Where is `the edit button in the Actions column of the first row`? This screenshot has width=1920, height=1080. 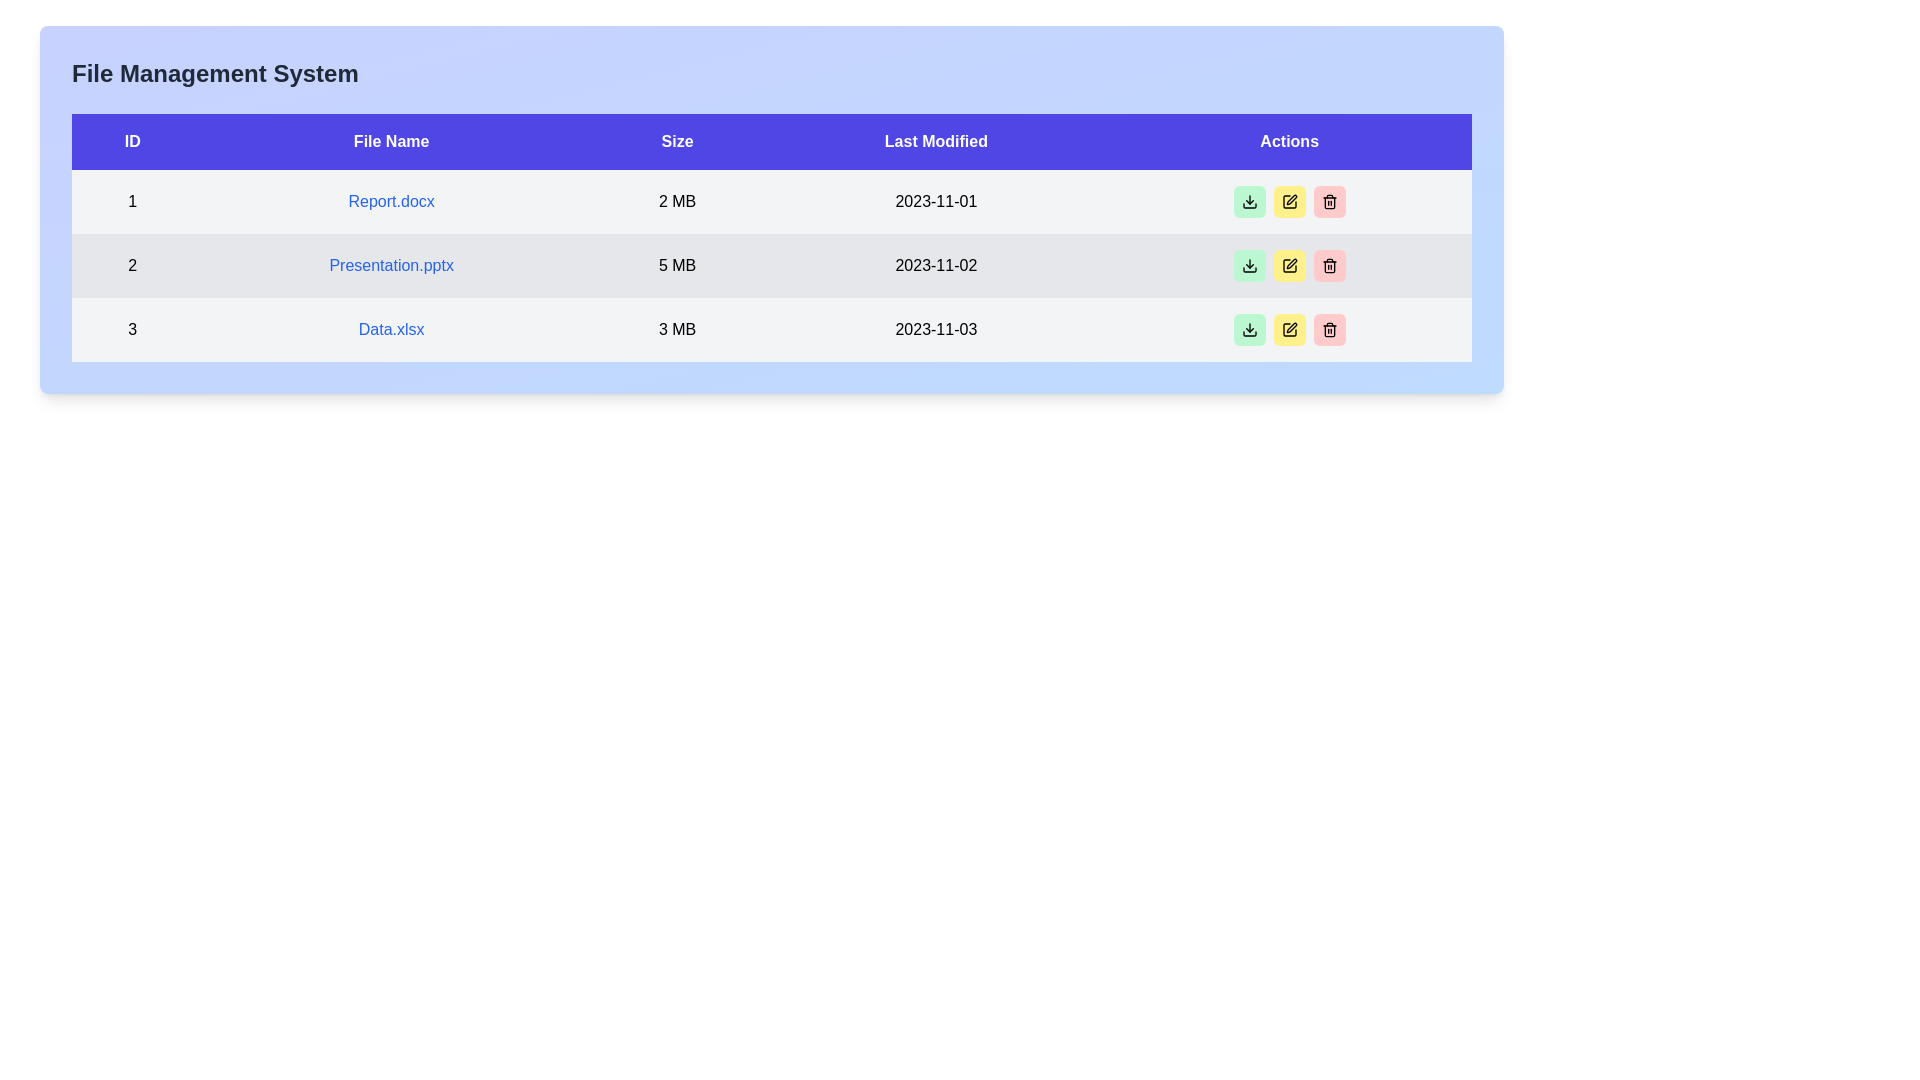 the edit button in the Actions column of the first row is located at coordinates (1289, 201).